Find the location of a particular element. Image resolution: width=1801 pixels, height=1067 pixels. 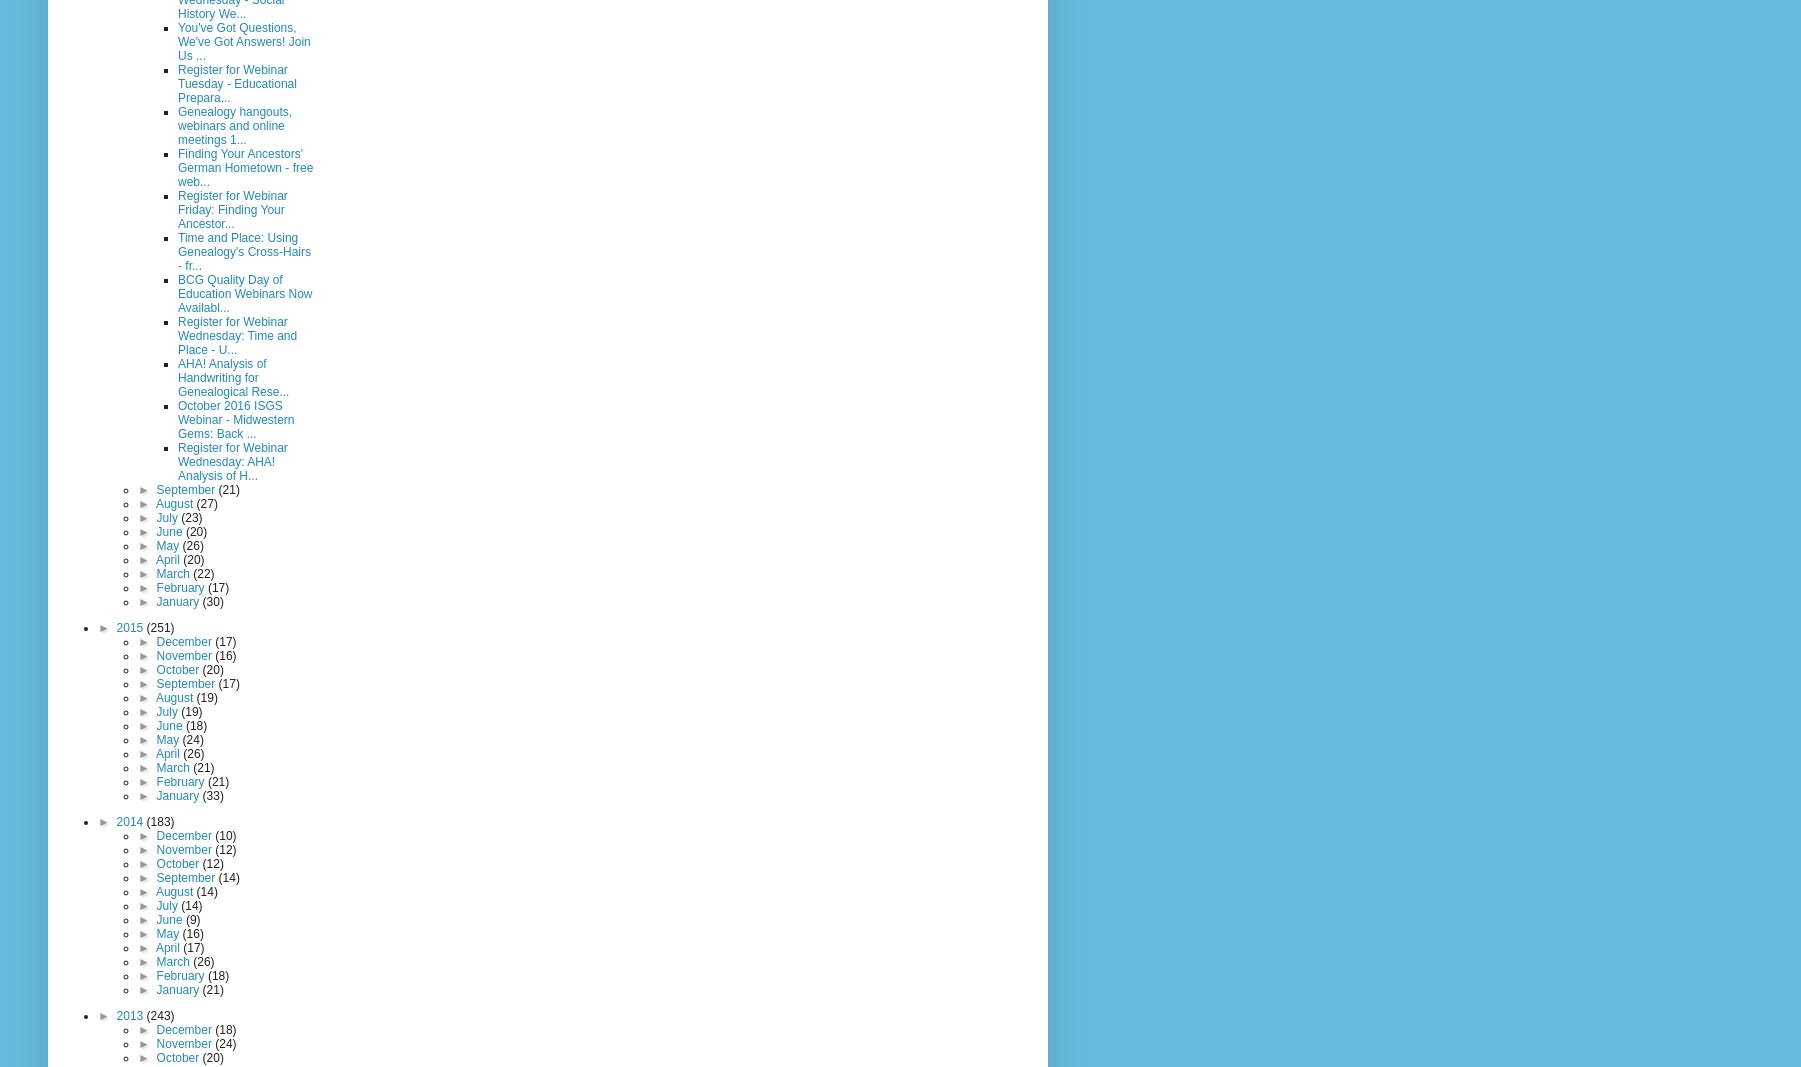

'Time and Place: Using Genealogy's Cross-Hairs - fr...' is located at coordinates (243, 250).